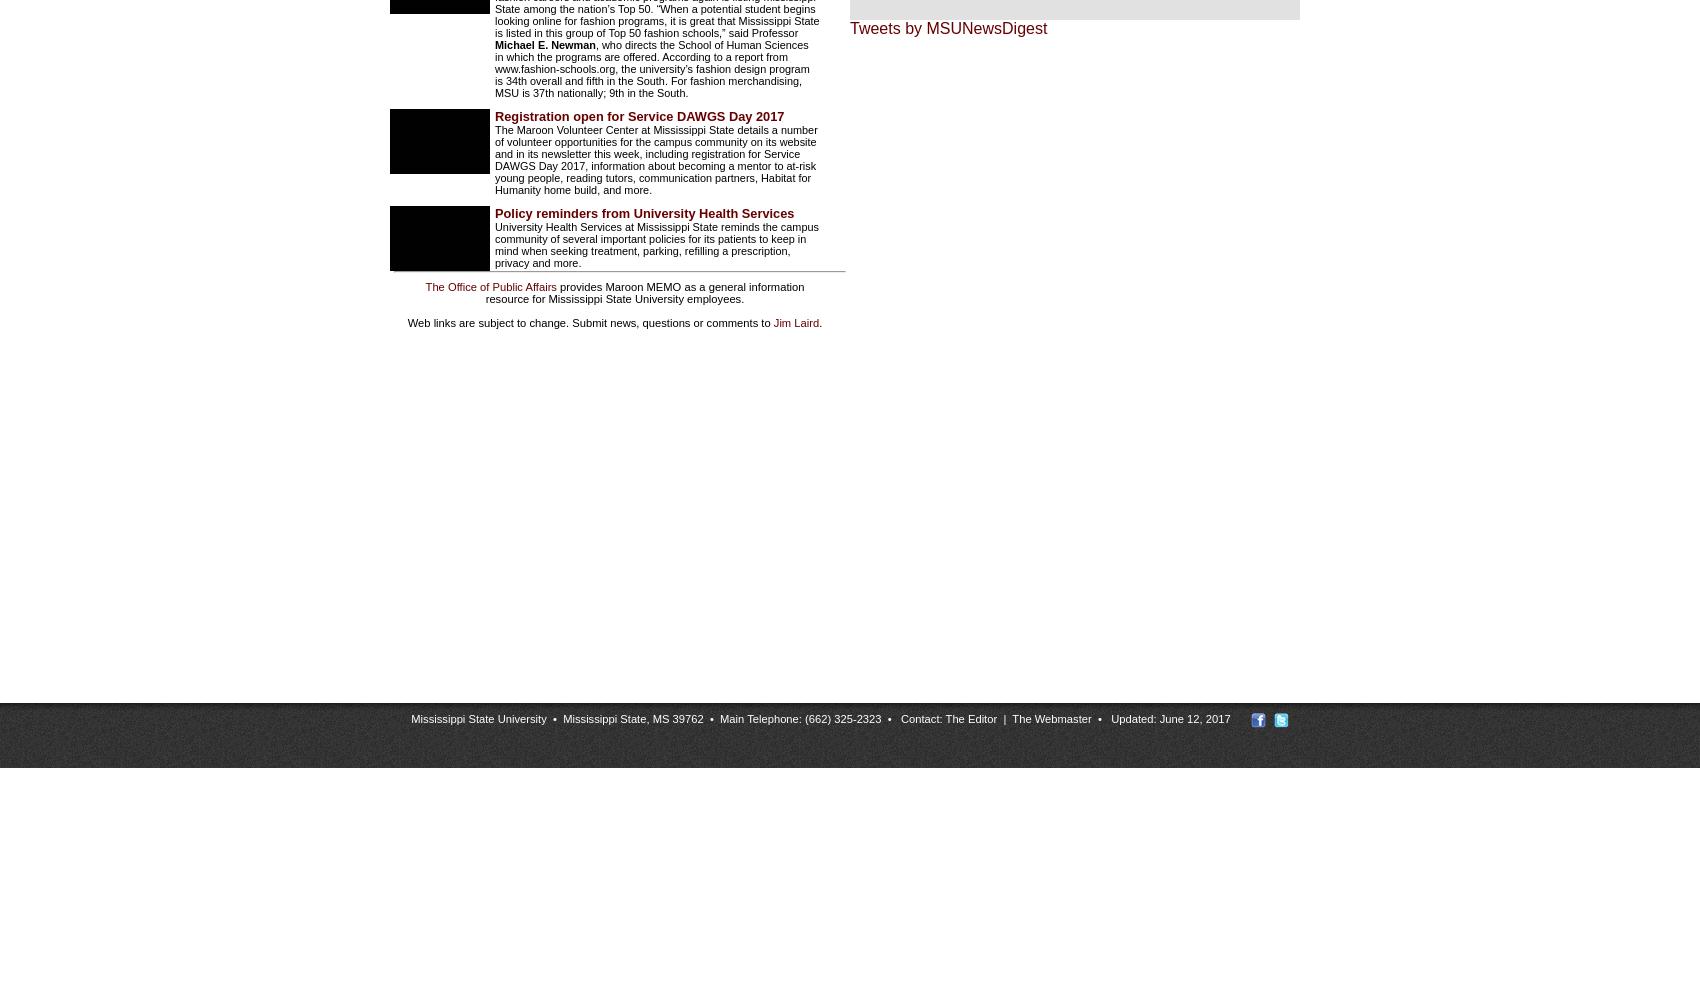 The height and width of the screenshot is (1000, 1700). Describe the element at coordinates (771, 322) in the screenshot. I see `'Jim Laird'` at that location.